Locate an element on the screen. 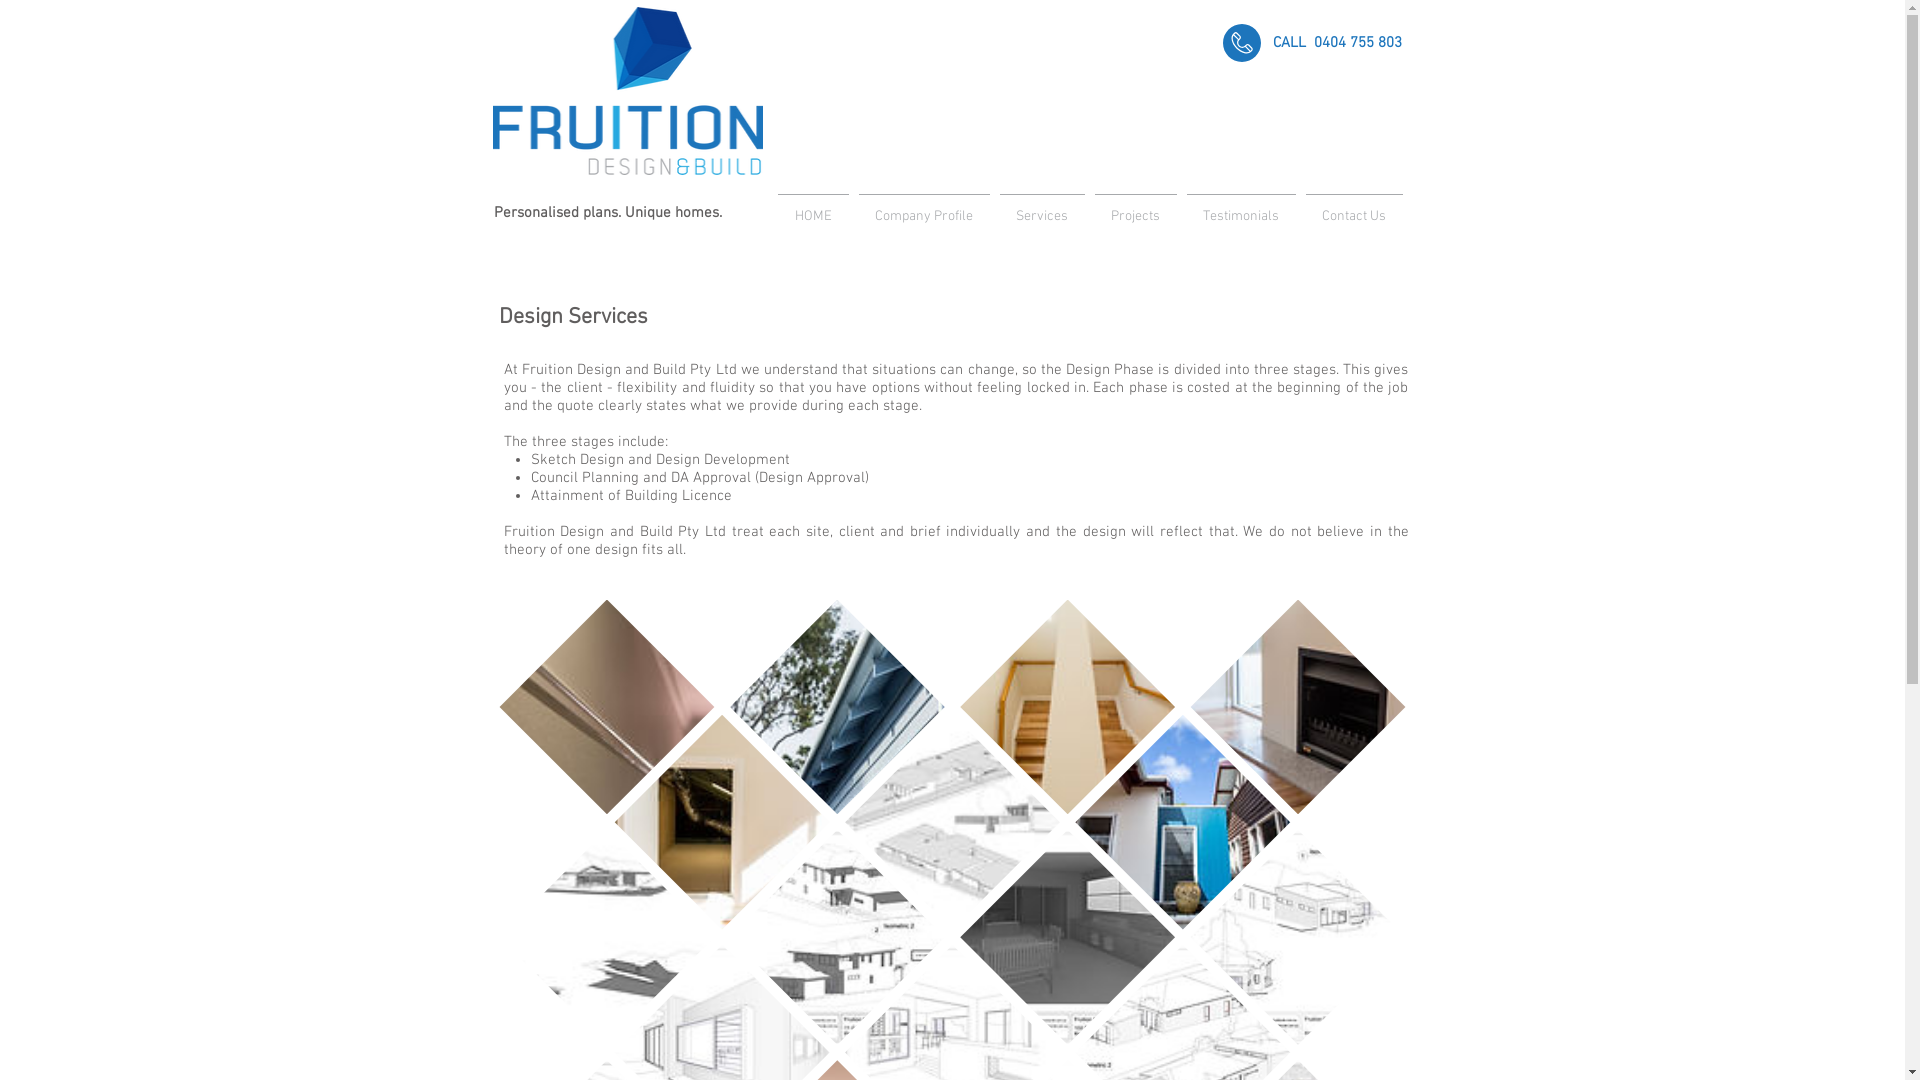  'HOME' is located at coordinates (812, 208).